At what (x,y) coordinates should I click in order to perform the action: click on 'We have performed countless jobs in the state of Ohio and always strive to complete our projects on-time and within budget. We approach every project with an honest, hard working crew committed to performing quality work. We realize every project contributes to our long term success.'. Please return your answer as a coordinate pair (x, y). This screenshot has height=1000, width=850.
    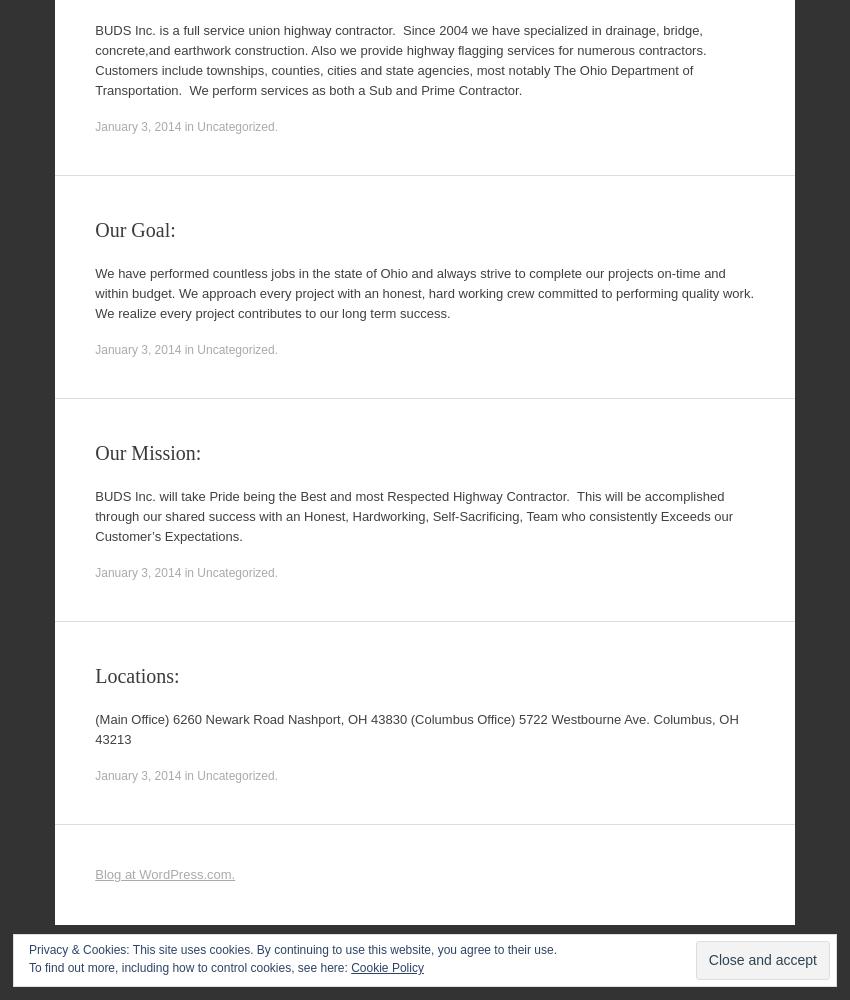
    Looking at the image, I should click on (94, 292).